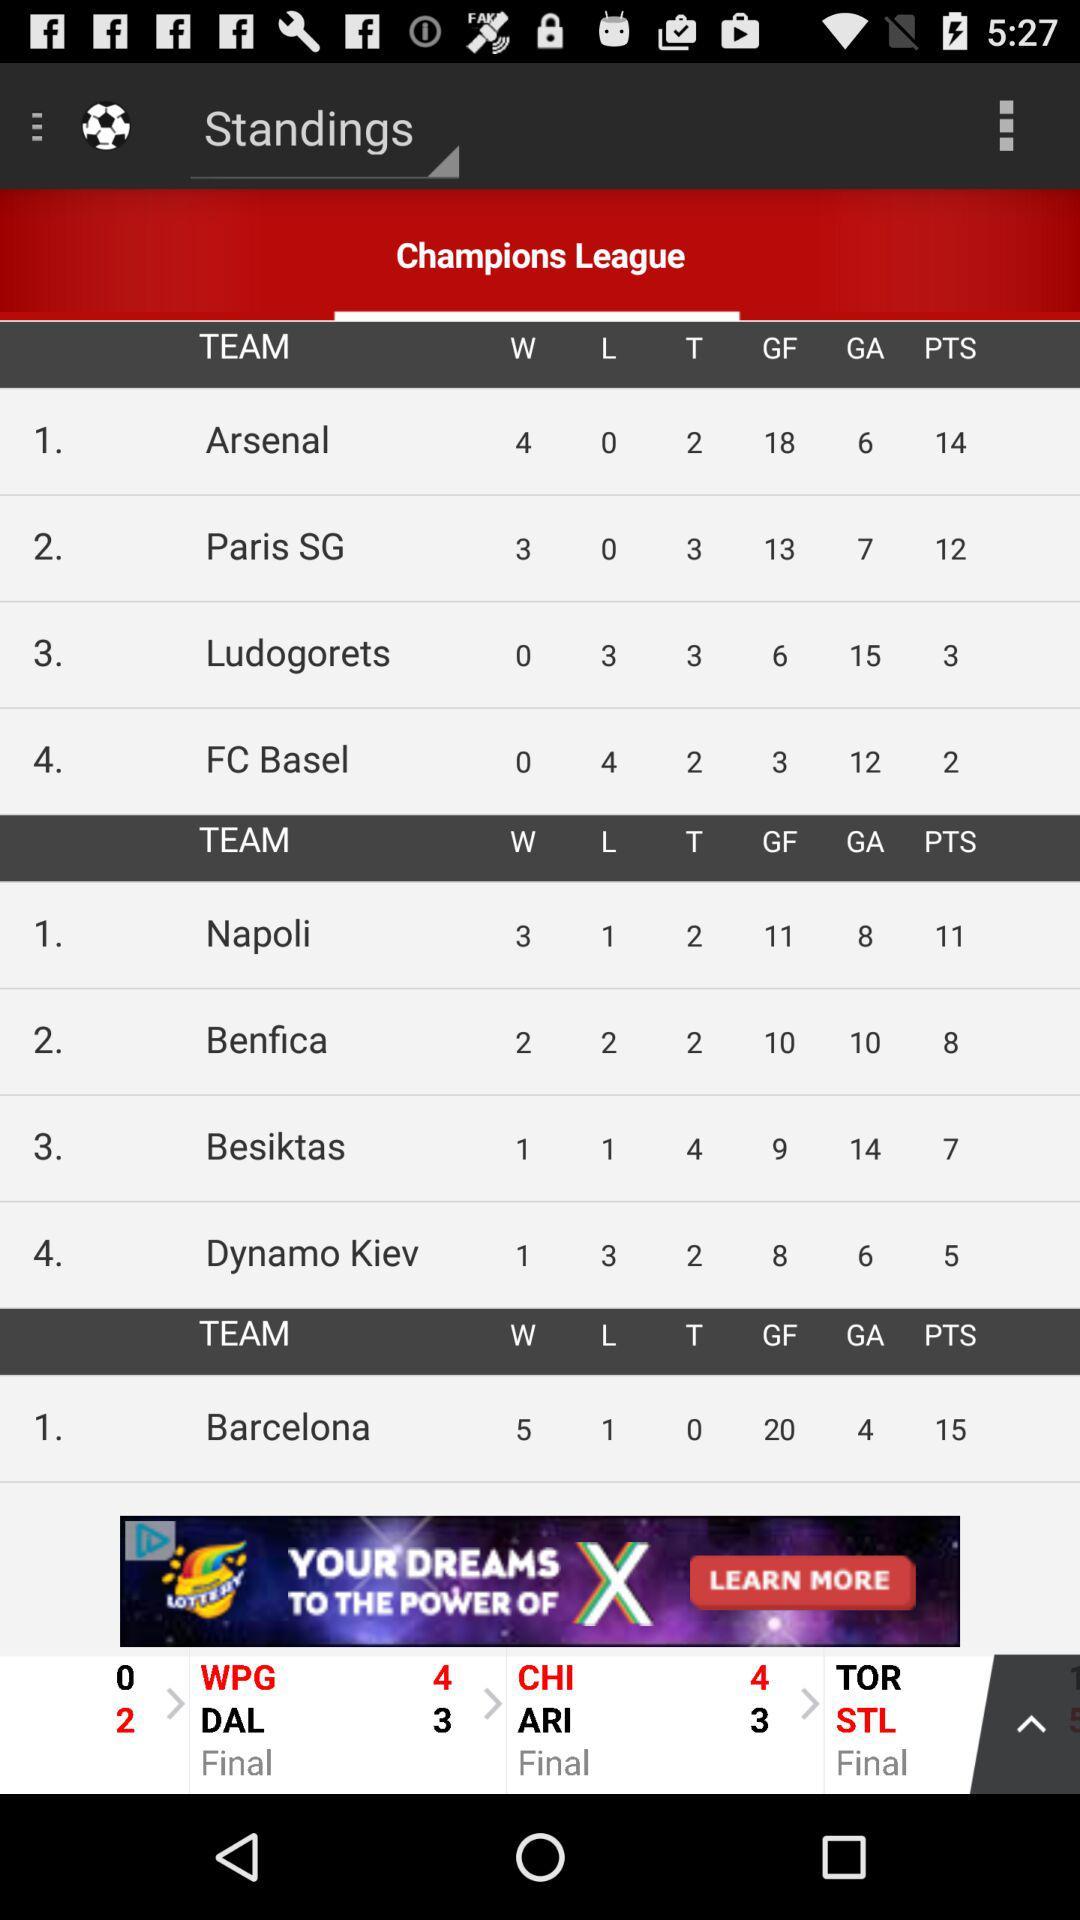  Describe the element at coordinates (1014, 1840) in the screenshot. I see `the expand_less icon` at that location.